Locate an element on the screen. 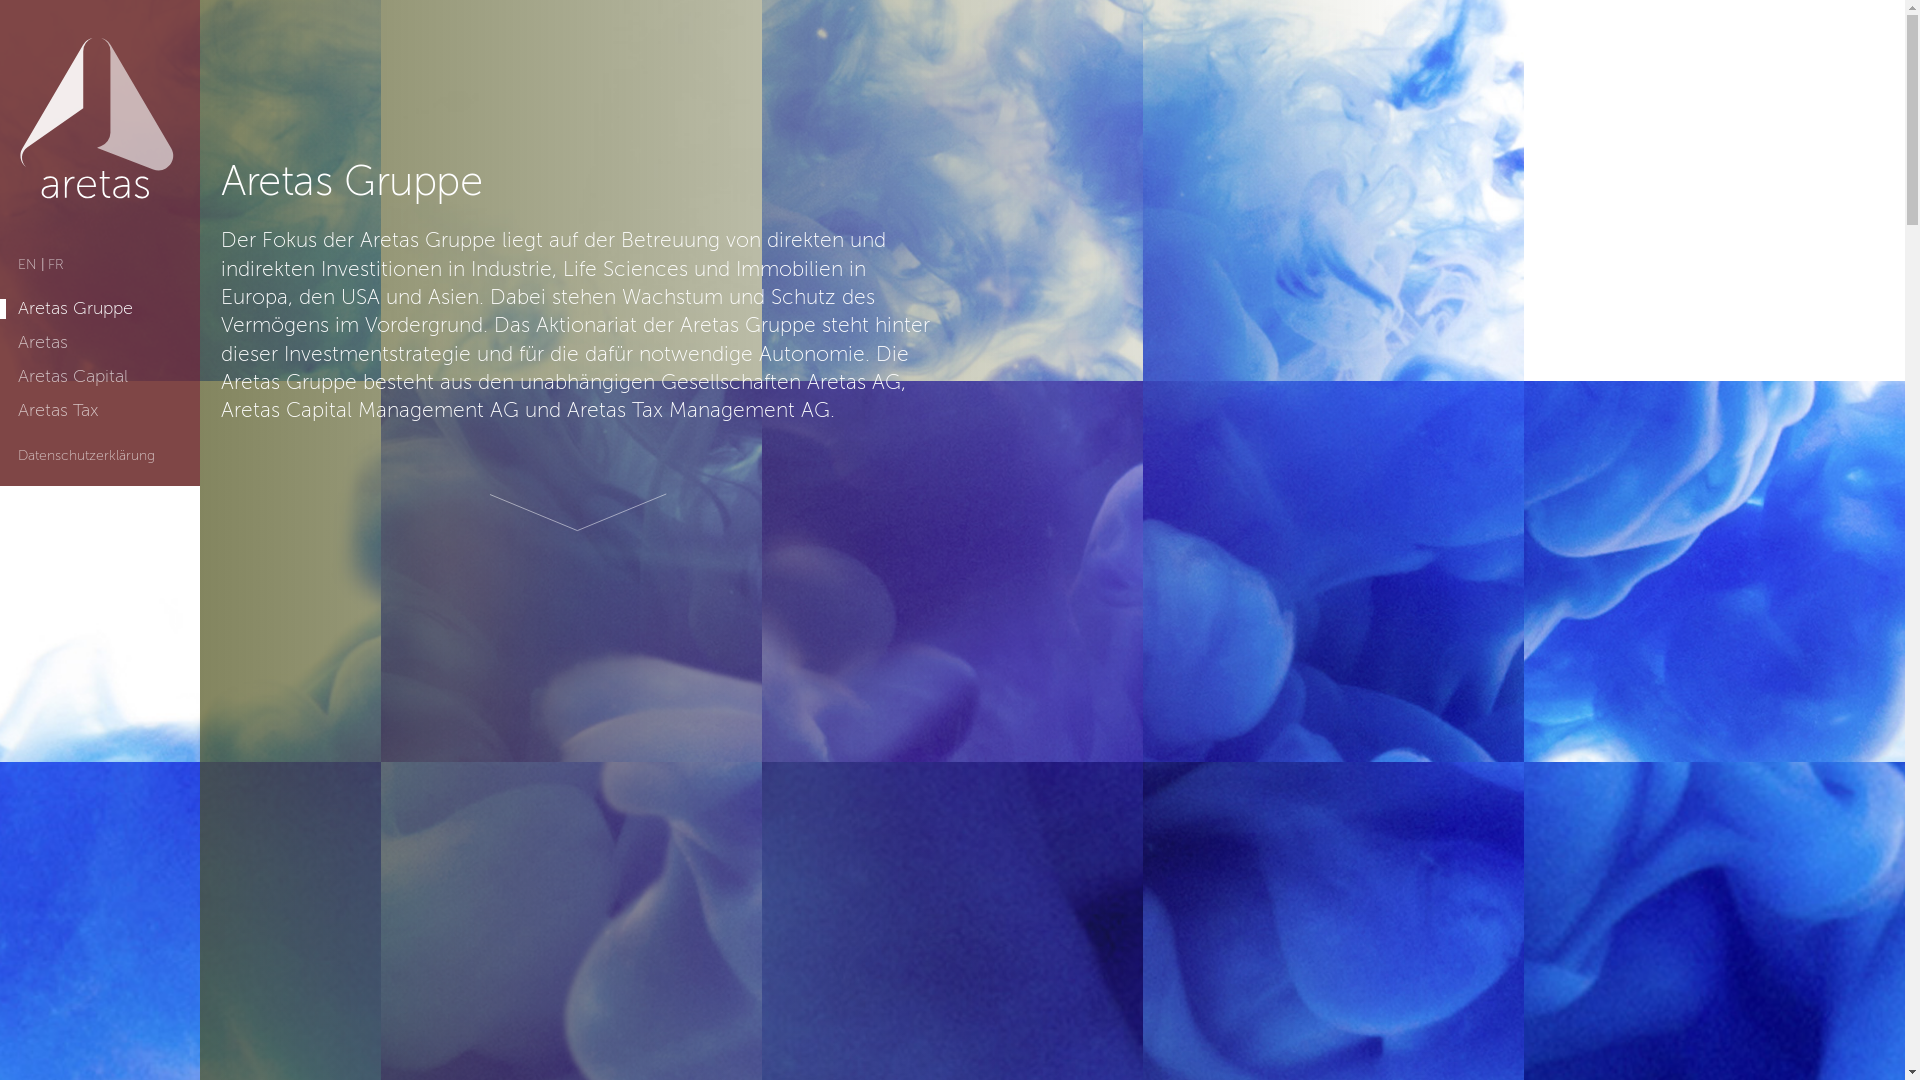 The image size is (1920, 1080). 'Aretas Tax' is located at coordinates (58, 410).